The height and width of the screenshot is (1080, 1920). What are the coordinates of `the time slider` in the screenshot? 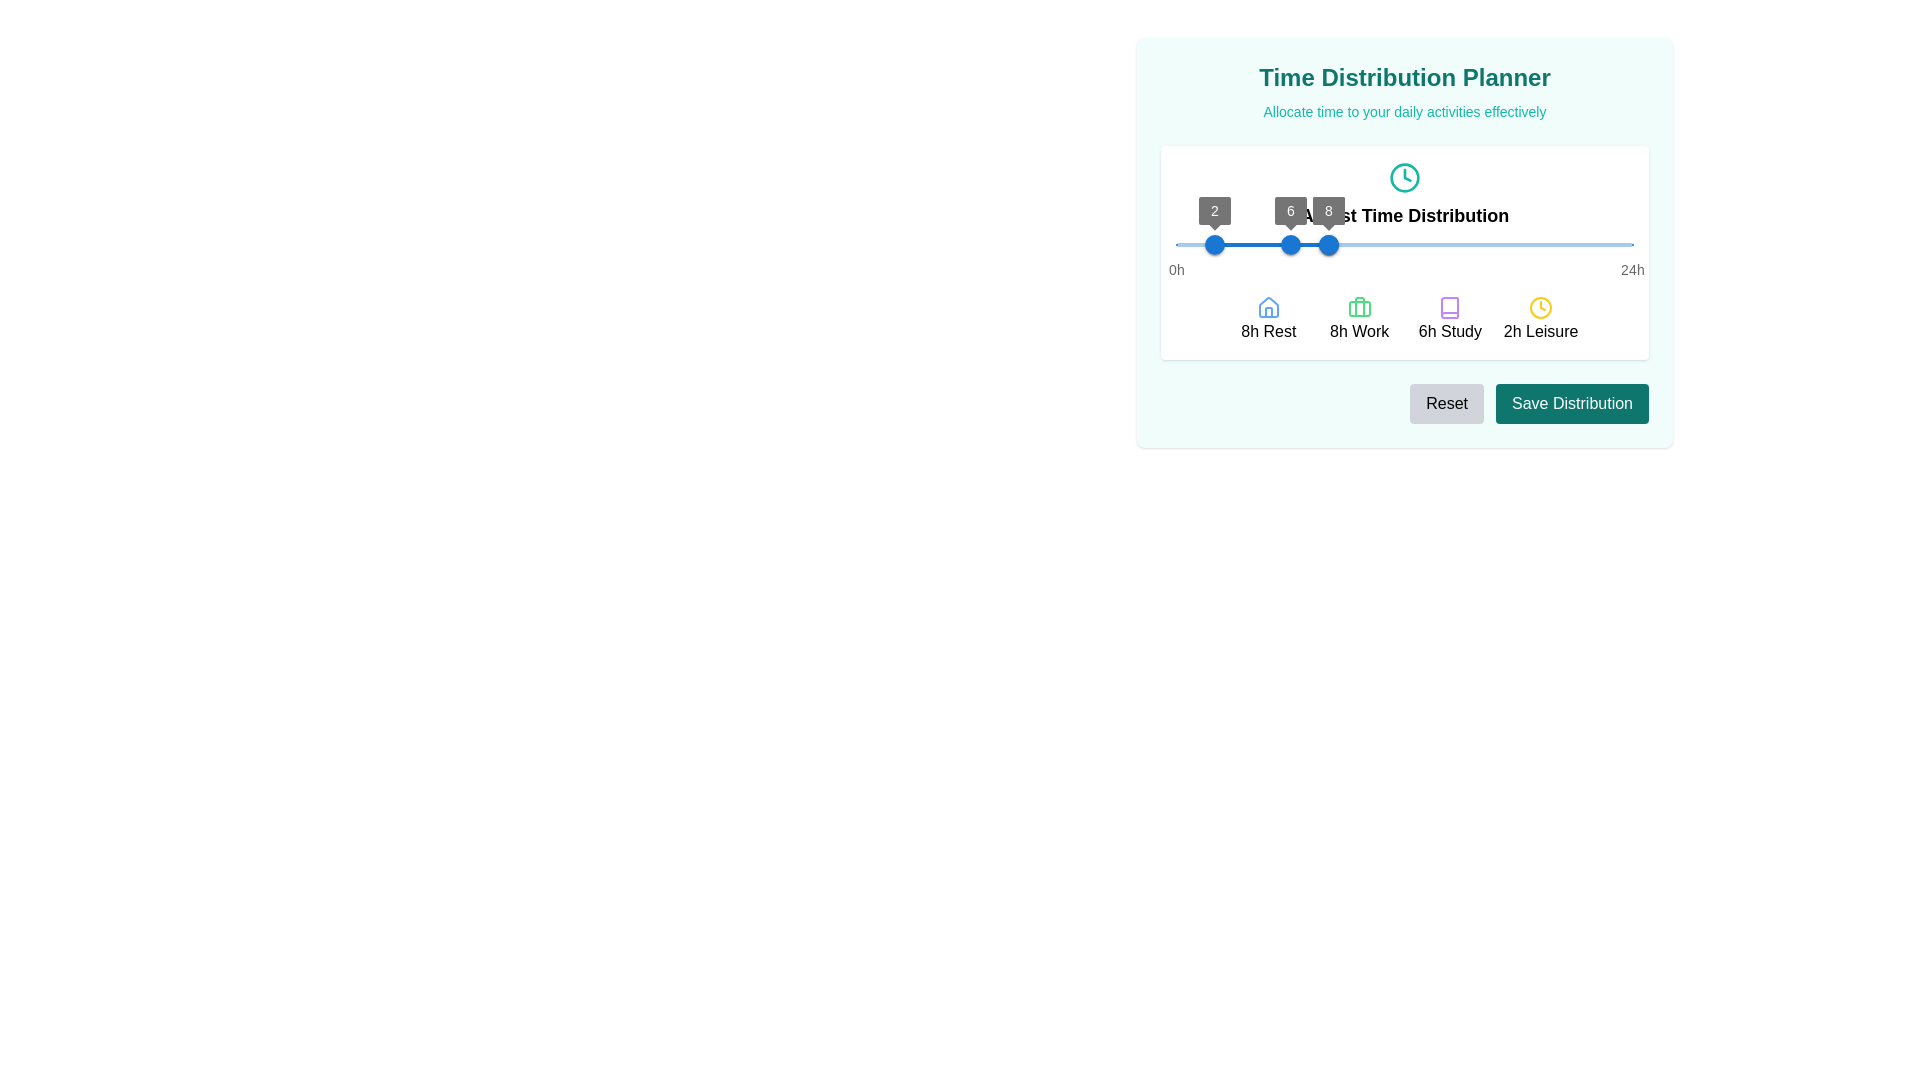 It's located at (1313, 244).